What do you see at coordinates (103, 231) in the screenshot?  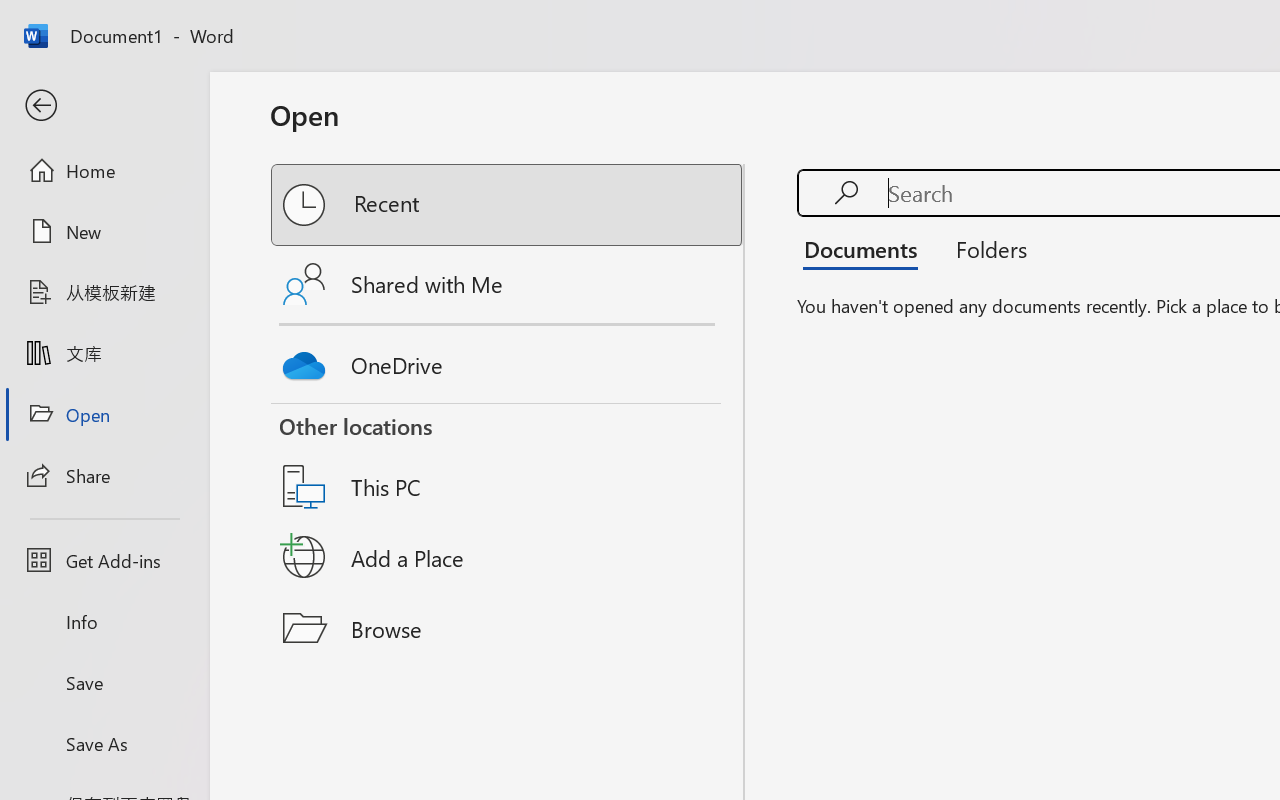 I see `'New'` at bounding box center [103, 231].